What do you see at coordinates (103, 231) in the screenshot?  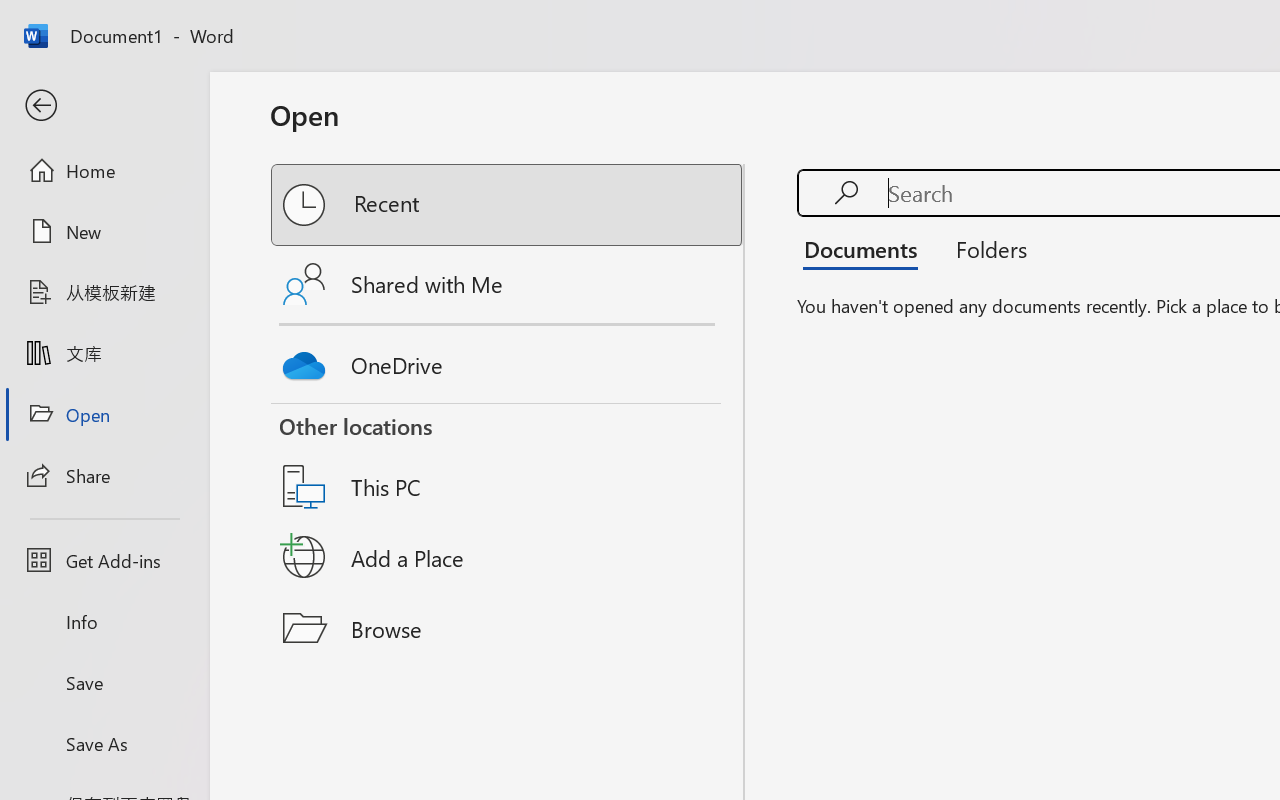 I see `'New'` at bounding box center [103, 231].